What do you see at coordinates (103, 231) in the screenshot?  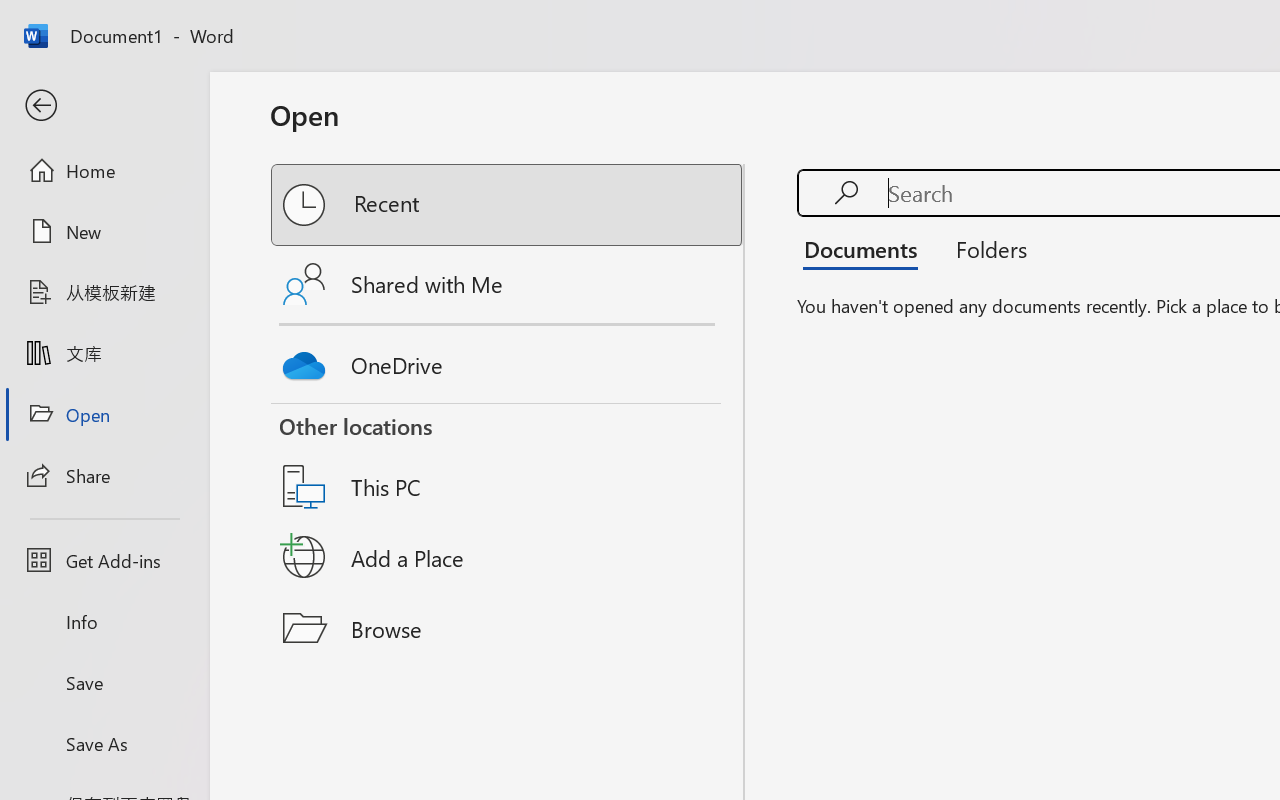 I see `'New'` at bounding box center [103, 231].